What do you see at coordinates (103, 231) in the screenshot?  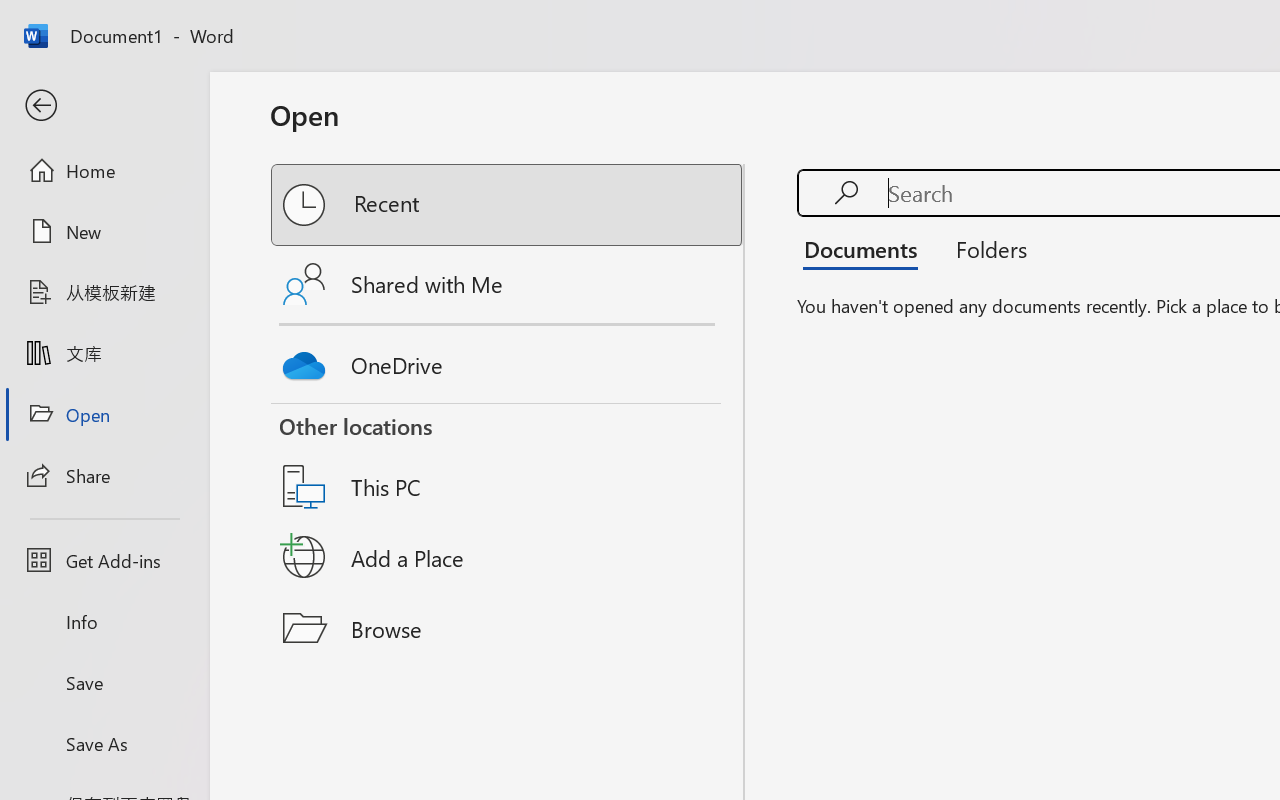 I see `'New'` at bounding box center [103, 231].